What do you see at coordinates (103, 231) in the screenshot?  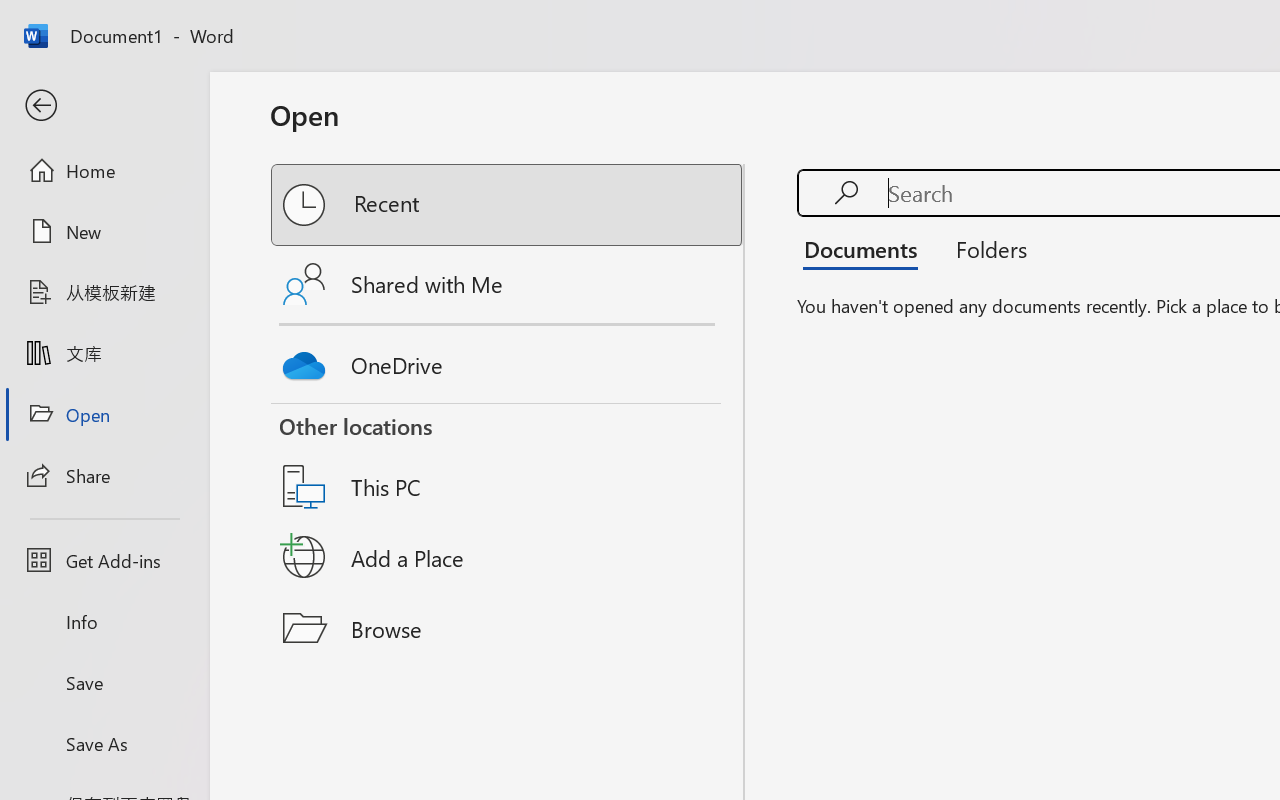 I see `'New'` at bounding box center [103, 231].